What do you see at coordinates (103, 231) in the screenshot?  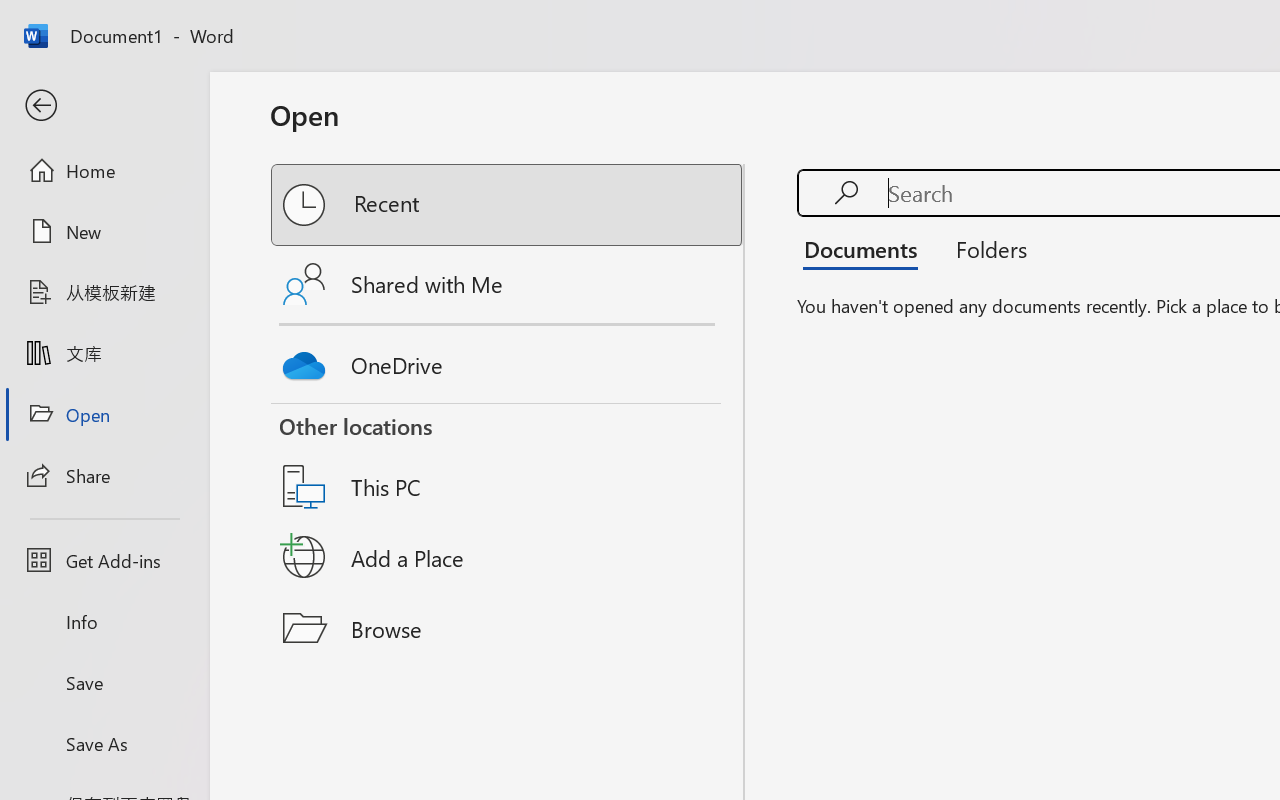 I see `'New'` at bounding box center [103, 231].